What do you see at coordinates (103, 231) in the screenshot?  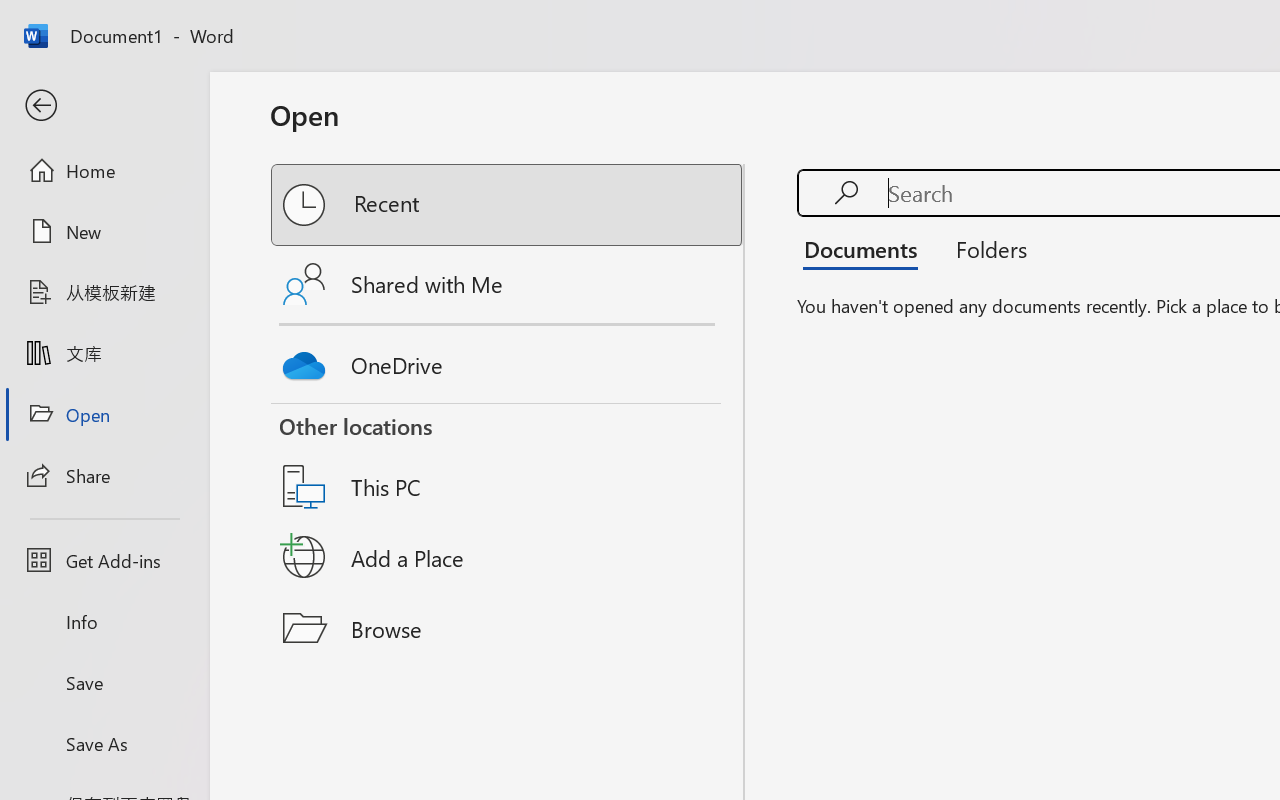 I see `'New'` at bounding box center [103, 231].